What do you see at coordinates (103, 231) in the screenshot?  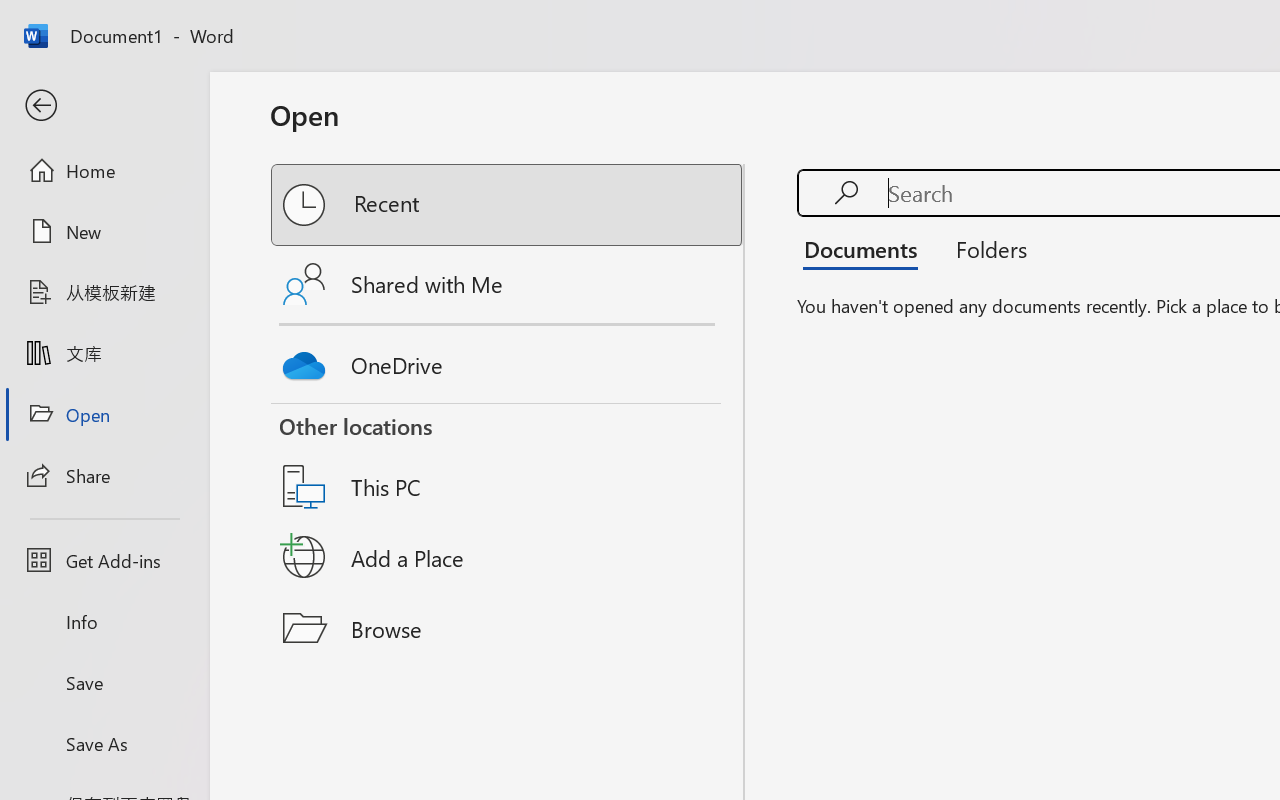 I see `'New'` at bounding box center [103, 231].